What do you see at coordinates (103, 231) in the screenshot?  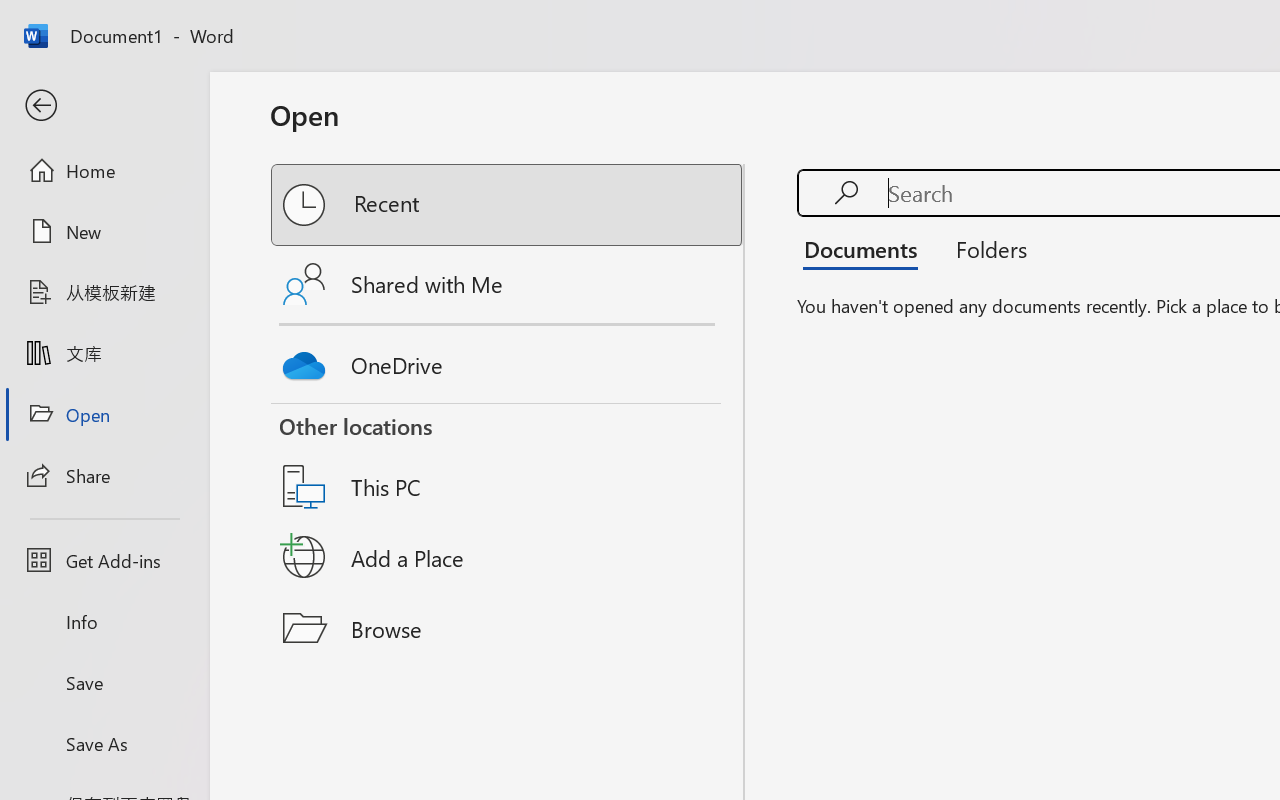 I see `'New'` at bounding box center [103, 231].